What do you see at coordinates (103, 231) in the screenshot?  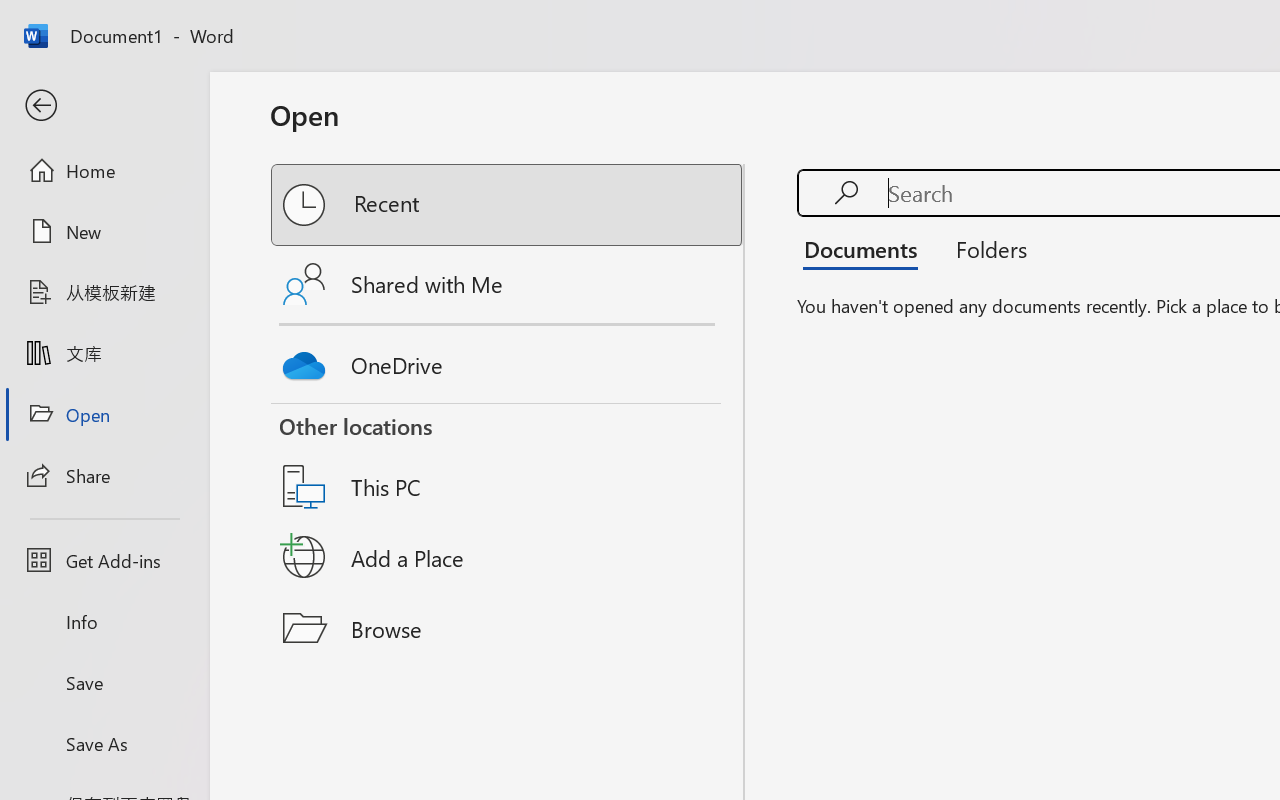 I see `'New'` at bounding box center [103, 231].